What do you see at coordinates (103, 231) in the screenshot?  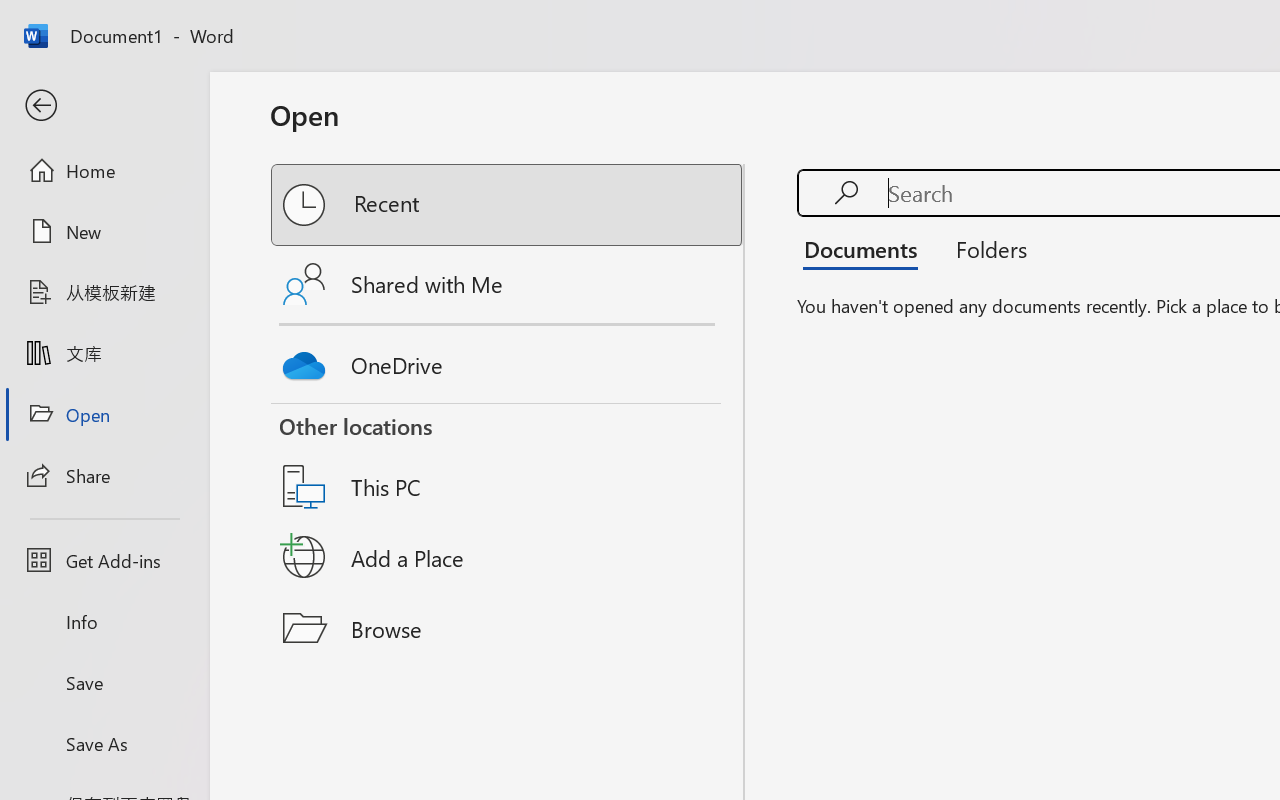 I see `'New'` at bounding box center [103, 231].